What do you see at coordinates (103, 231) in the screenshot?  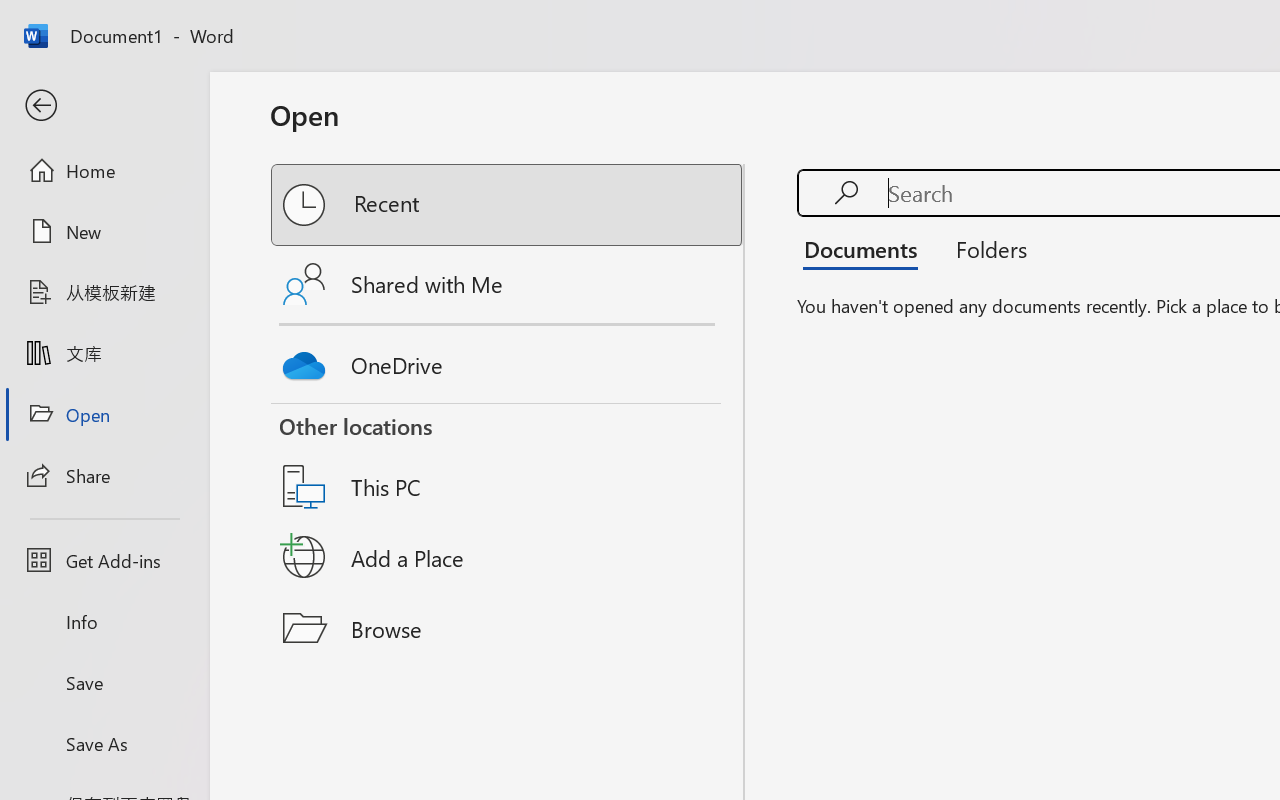 I see `'New'` at bounding box center [103, 231].